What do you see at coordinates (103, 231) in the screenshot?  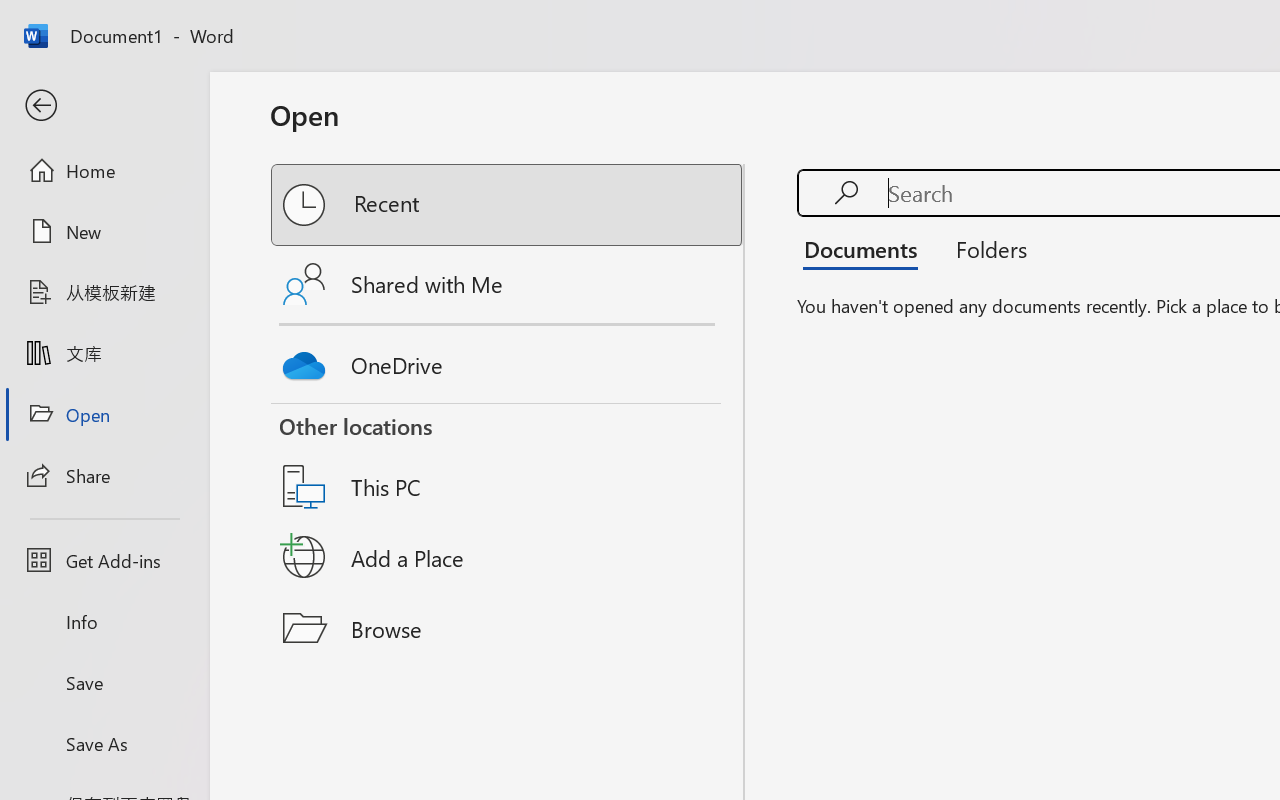 I see `'New'` at bounding box center [103, 231].